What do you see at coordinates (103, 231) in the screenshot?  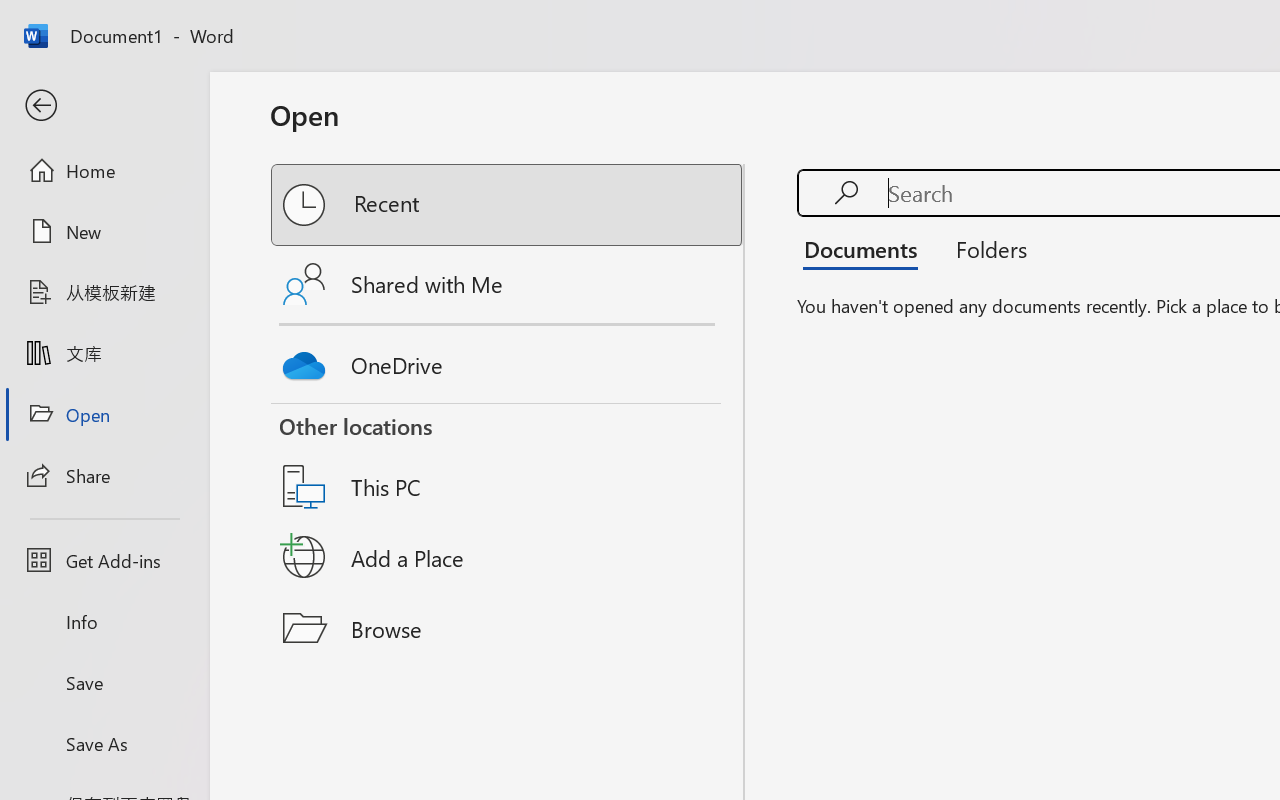 I see `'New'` at bounding box center [103, 231].